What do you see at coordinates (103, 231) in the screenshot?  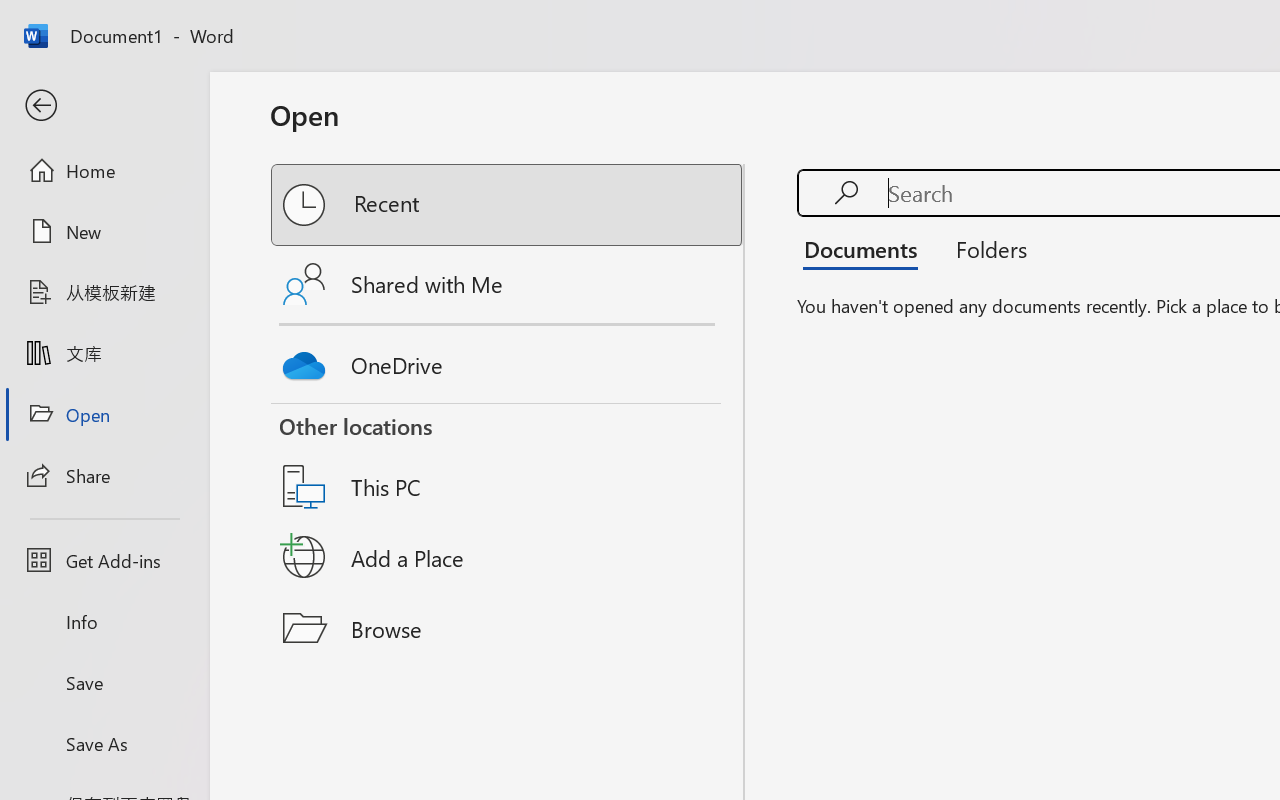 I see `'New'` at bounding box center [103, 231].